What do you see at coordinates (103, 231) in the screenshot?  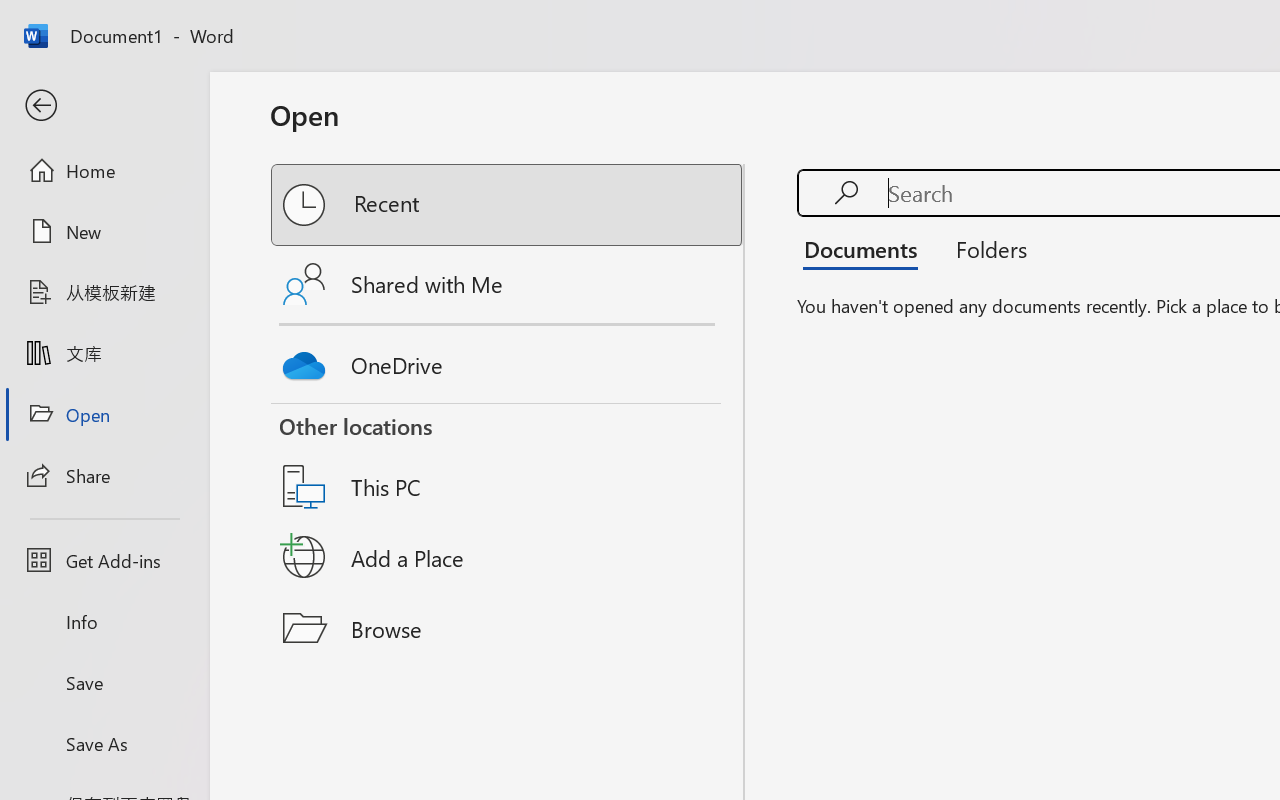 I see `'New'` at bounding box center [103, 231].